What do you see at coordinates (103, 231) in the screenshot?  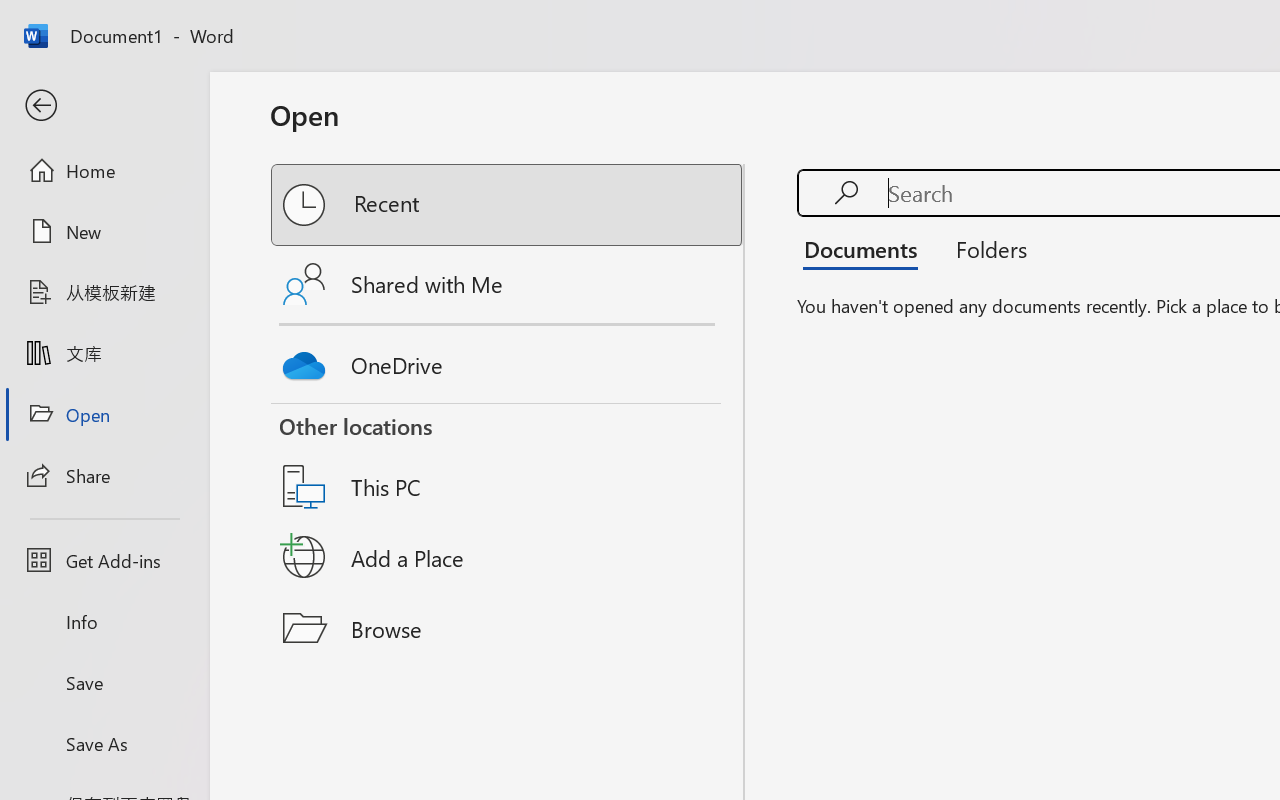 I see `'New'` at bounding box center [103, 231].